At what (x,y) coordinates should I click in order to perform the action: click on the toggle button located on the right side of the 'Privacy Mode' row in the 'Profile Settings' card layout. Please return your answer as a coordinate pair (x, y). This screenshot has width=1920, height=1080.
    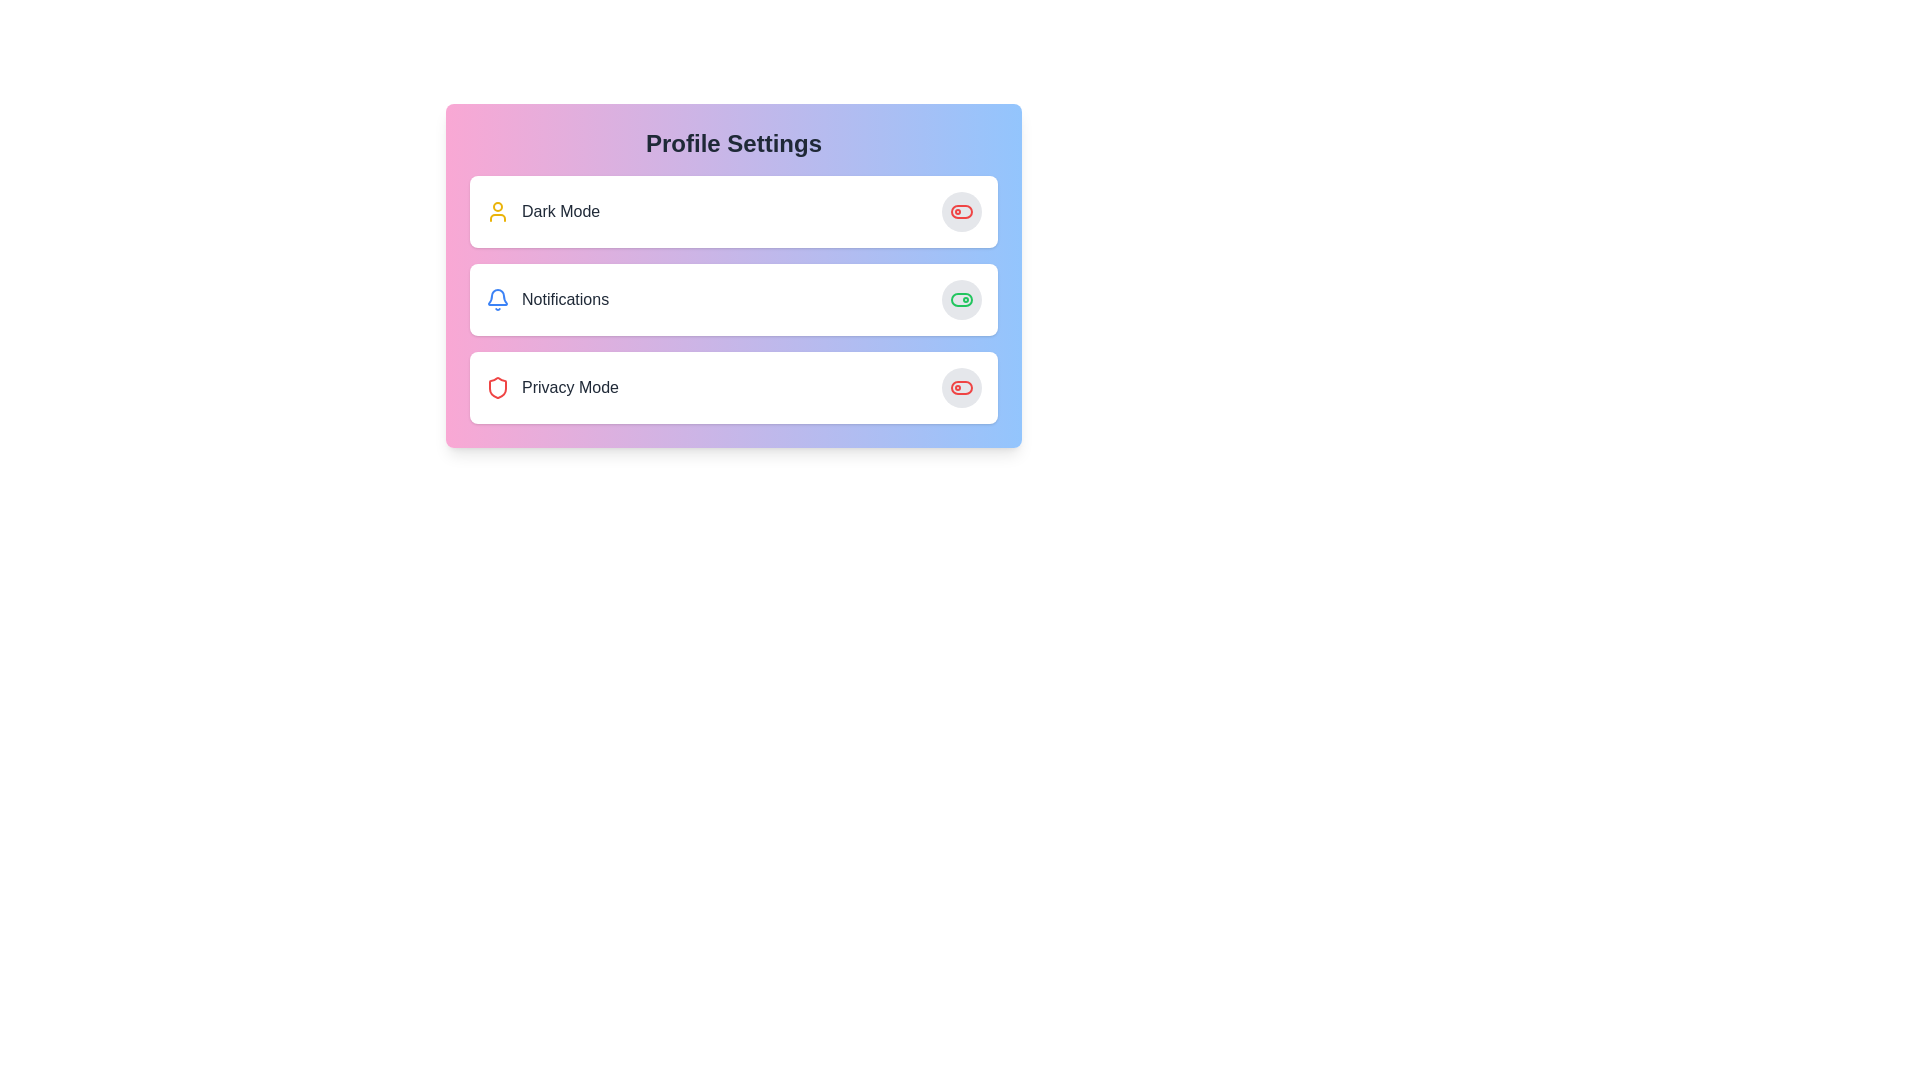
    Looking at the image, I should click on (961, 388).